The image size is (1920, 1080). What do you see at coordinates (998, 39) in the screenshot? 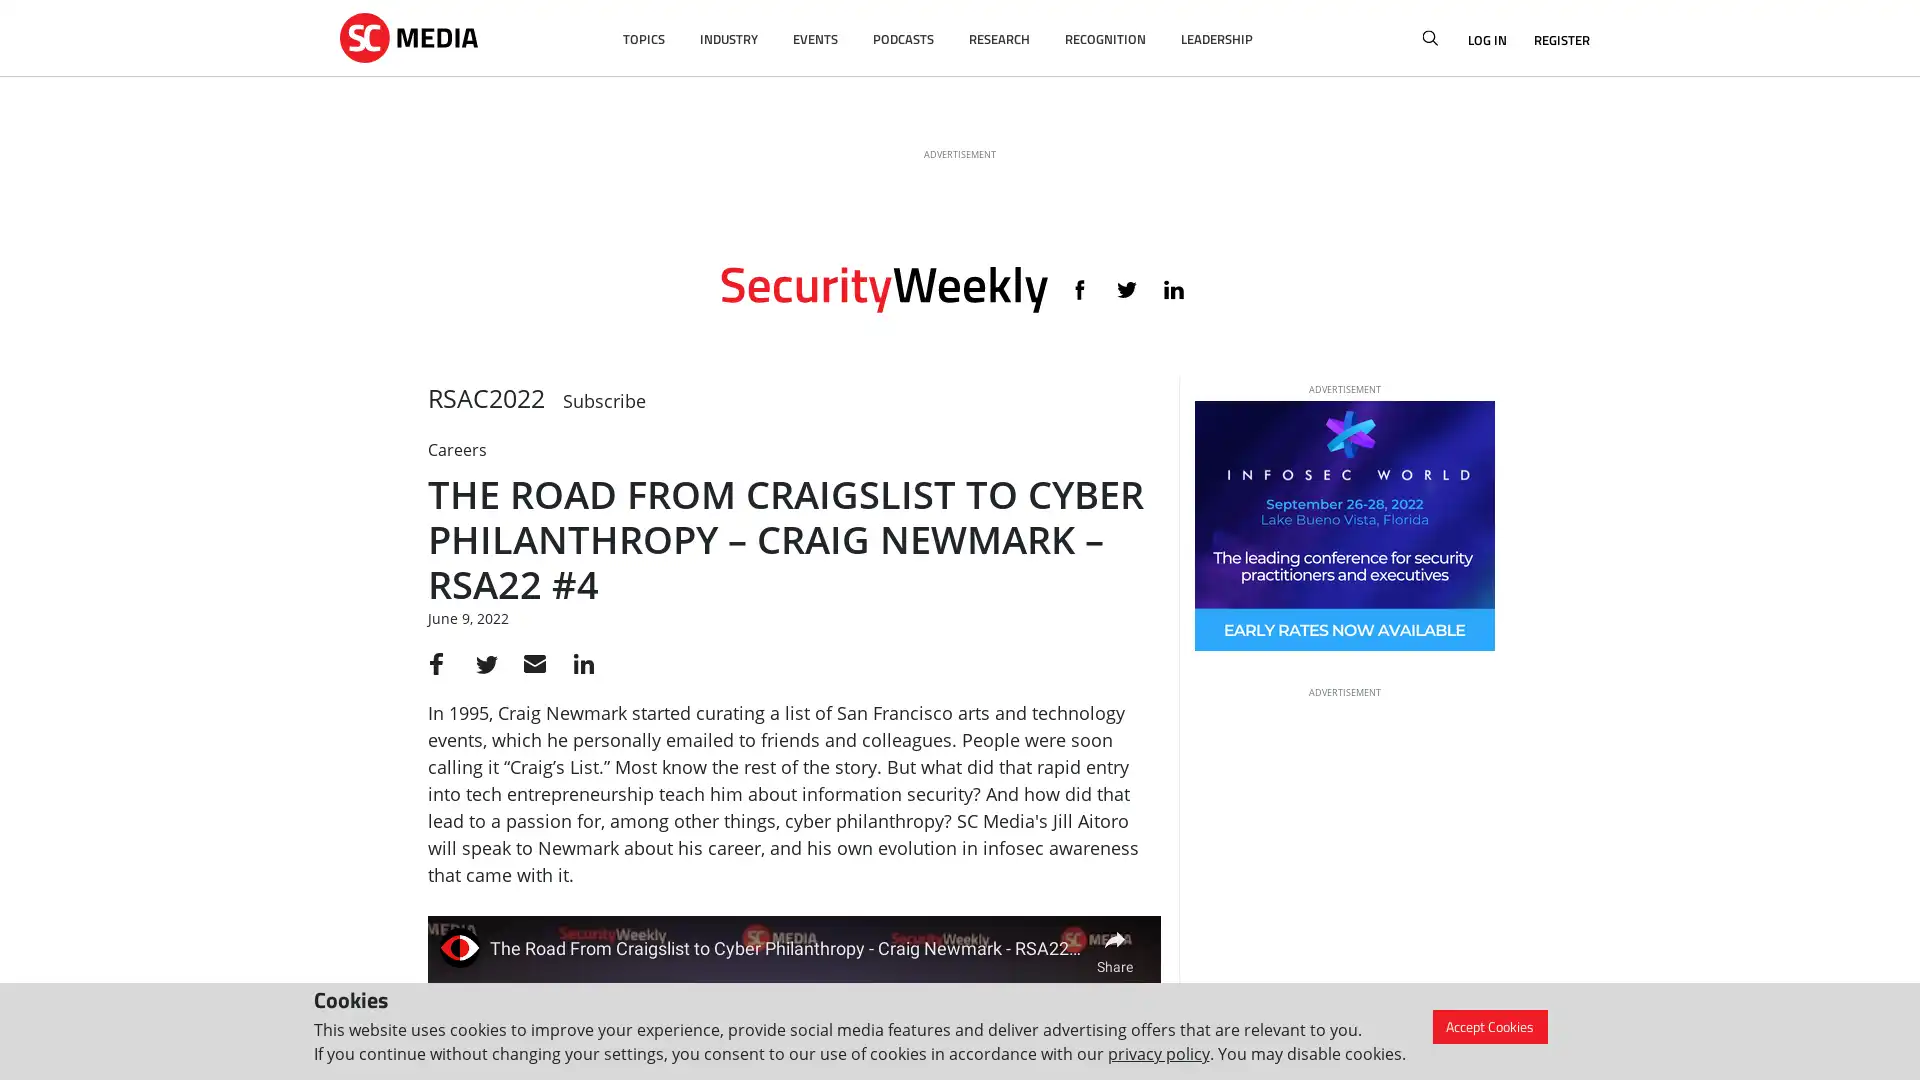
I see `RESEARCH` at bounding box center [998, 39].